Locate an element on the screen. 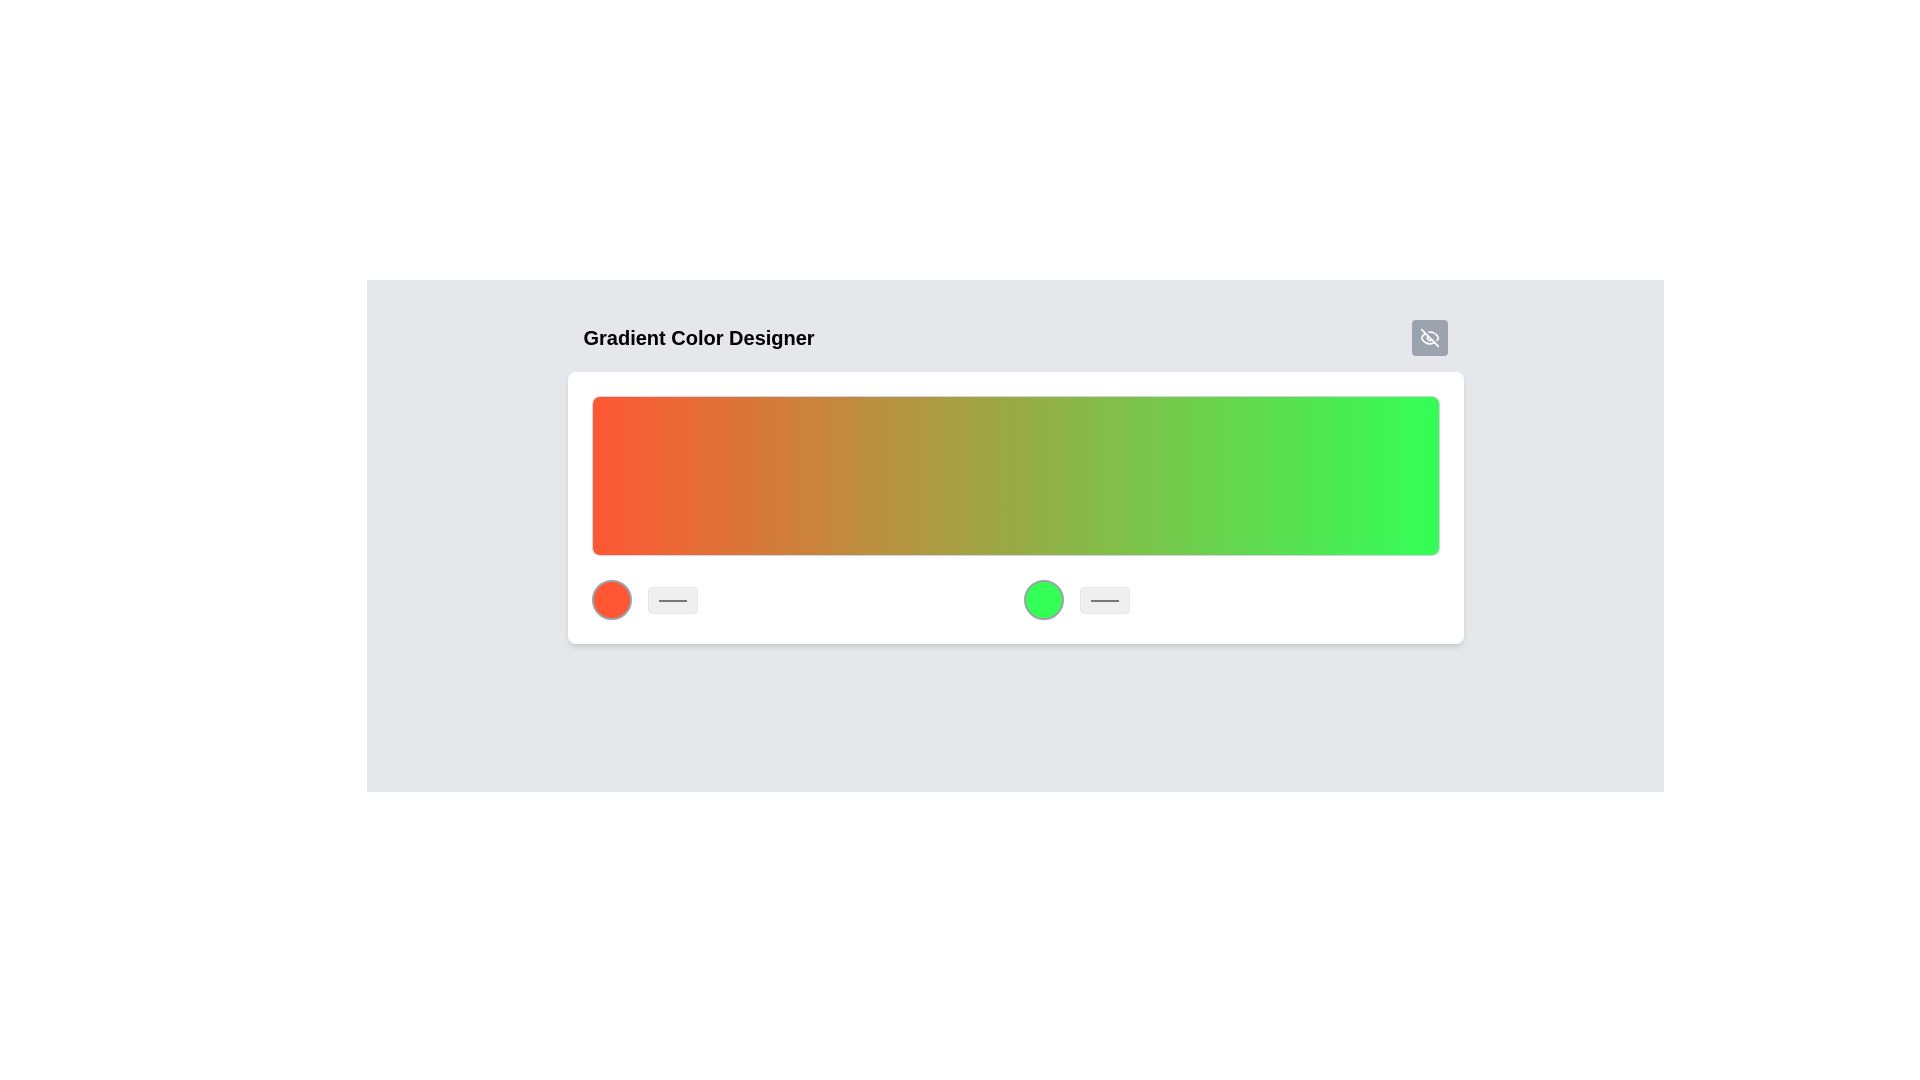 Image resolution: width=1920 pixels, height=1080 pixels. the left color indicator of the dual-selector component for adjusting colors, located in the left half of the component is located at coordinates (1015, 599).